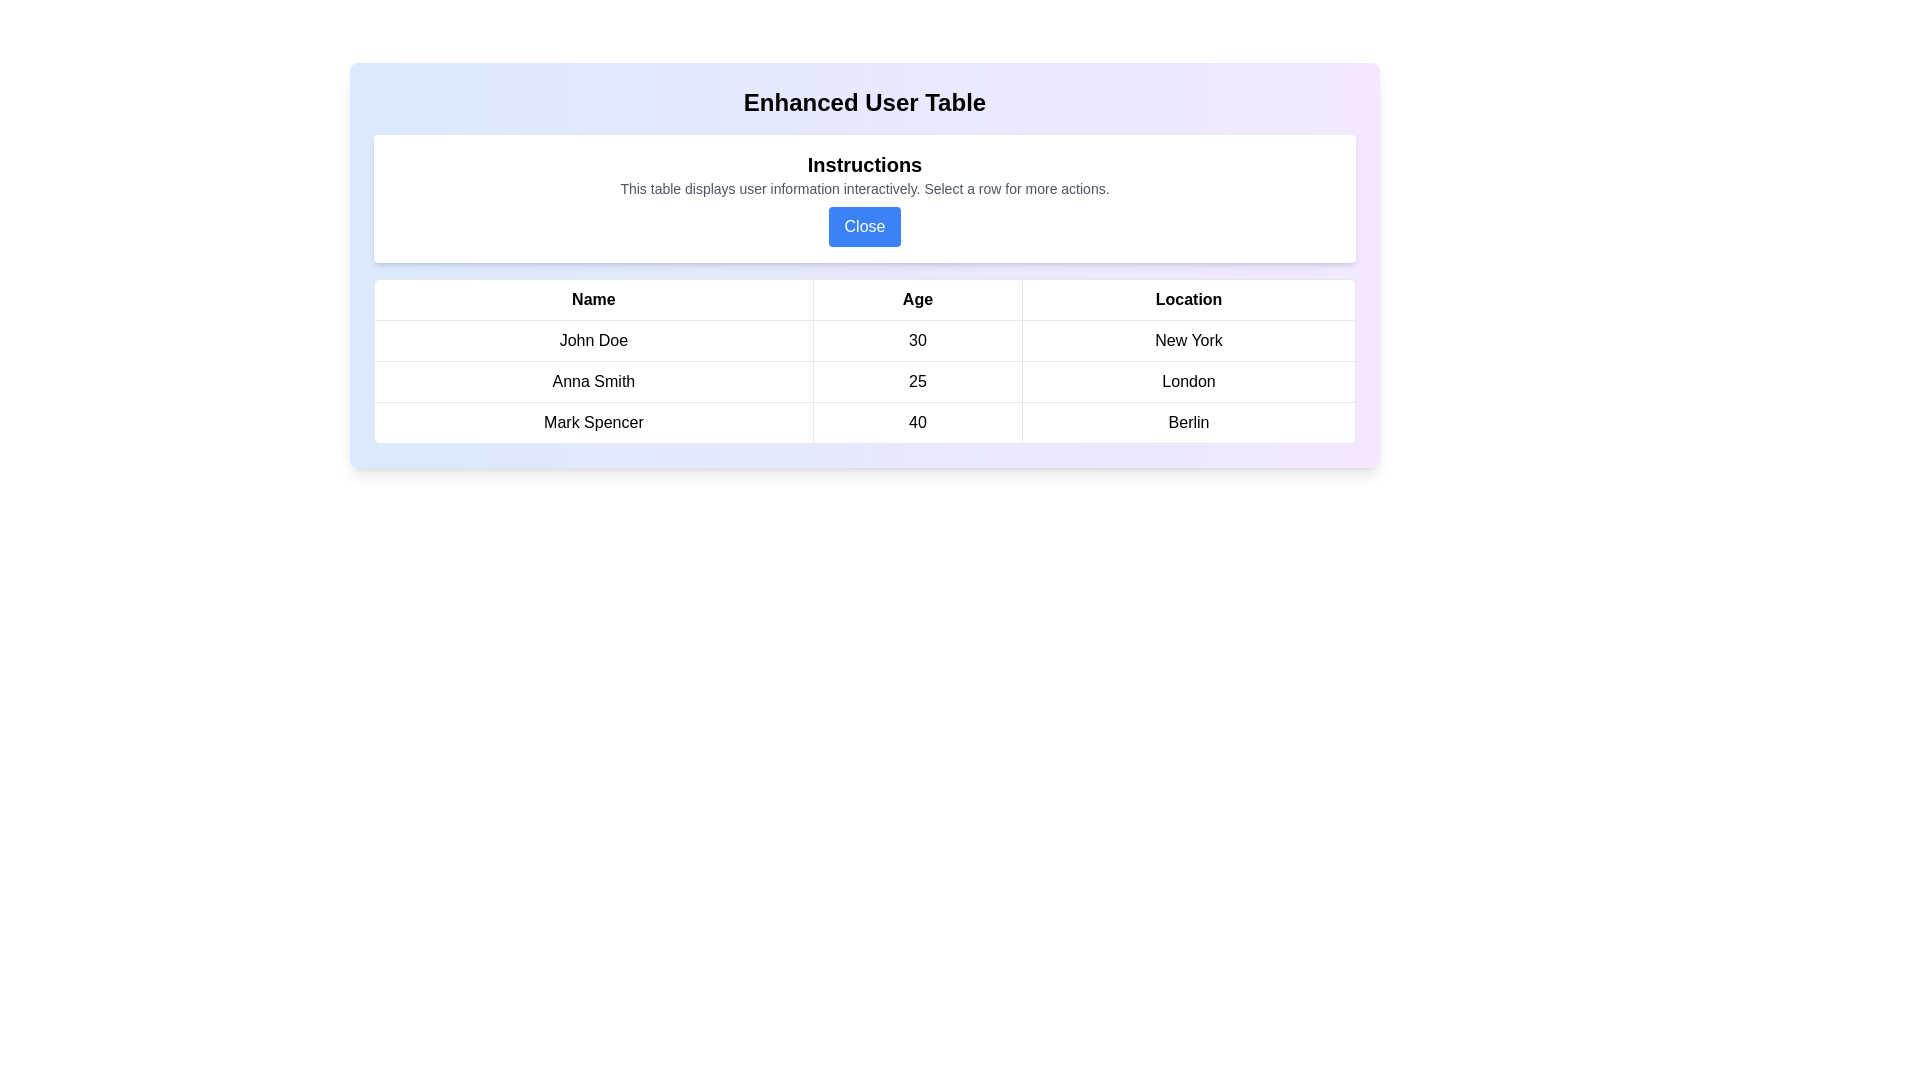 This screenshot has width=1920, height=1080. What do you see at coordinates (864, 339) in the screenshot?
I see `the first row of the table displaying user details for 'John Doe'` at bounding box center [864, 339].